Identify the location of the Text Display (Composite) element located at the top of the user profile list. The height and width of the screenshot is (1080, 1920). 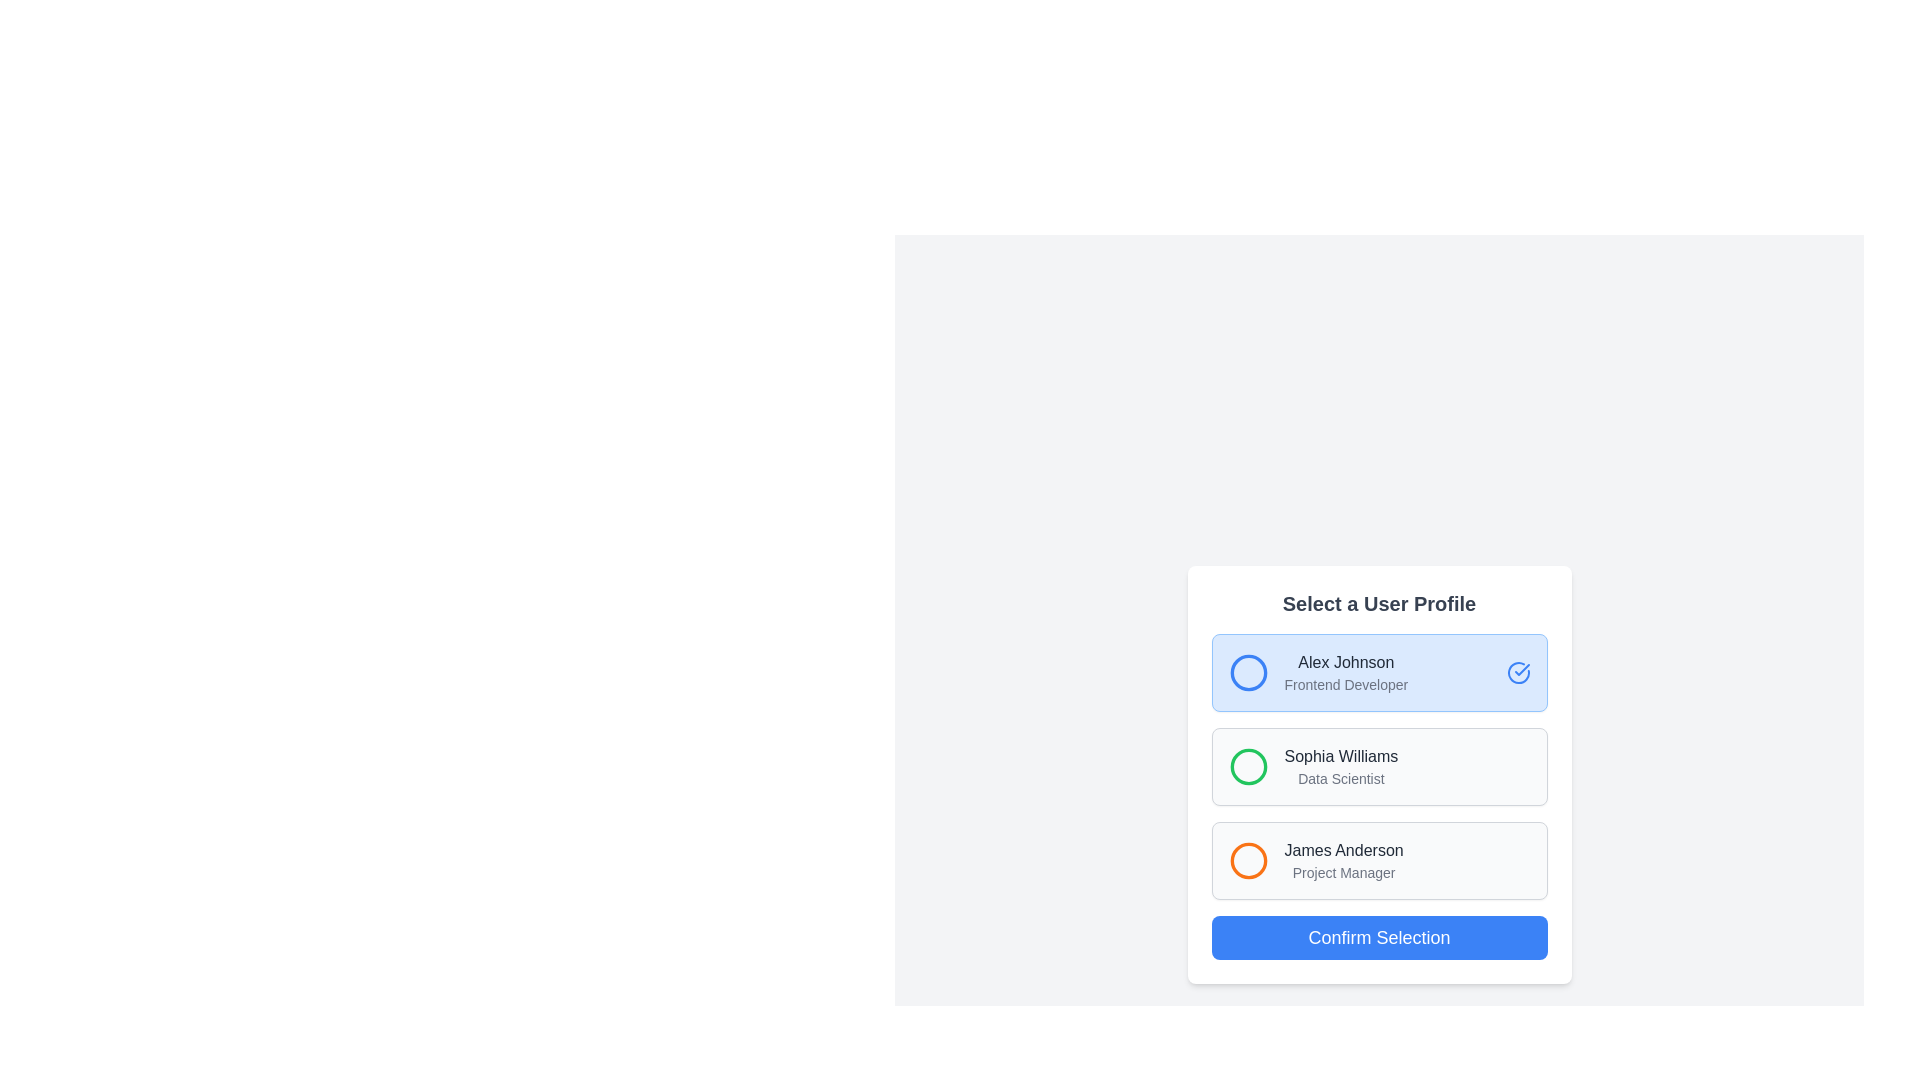
(1346, 672).